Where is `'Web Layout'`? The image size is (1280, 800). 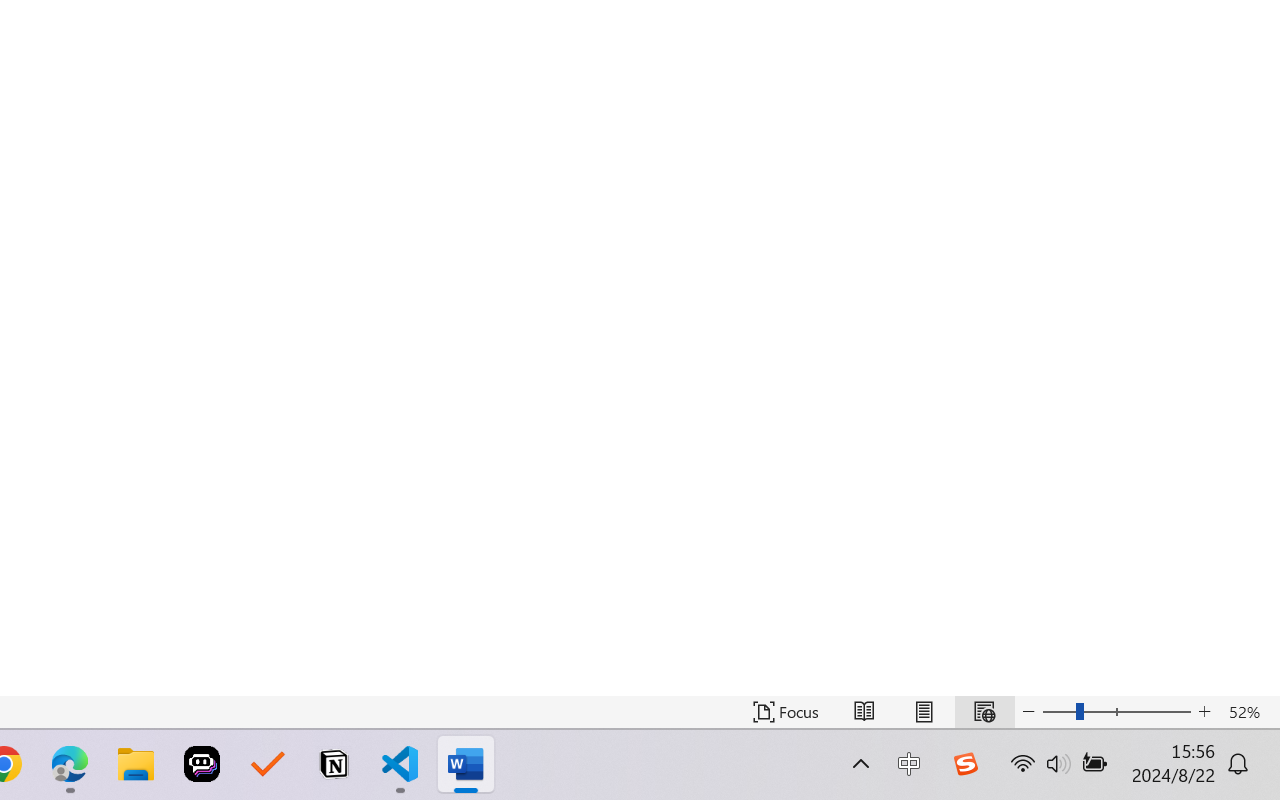
'Web Layout' is located at coordinates (984, 711).